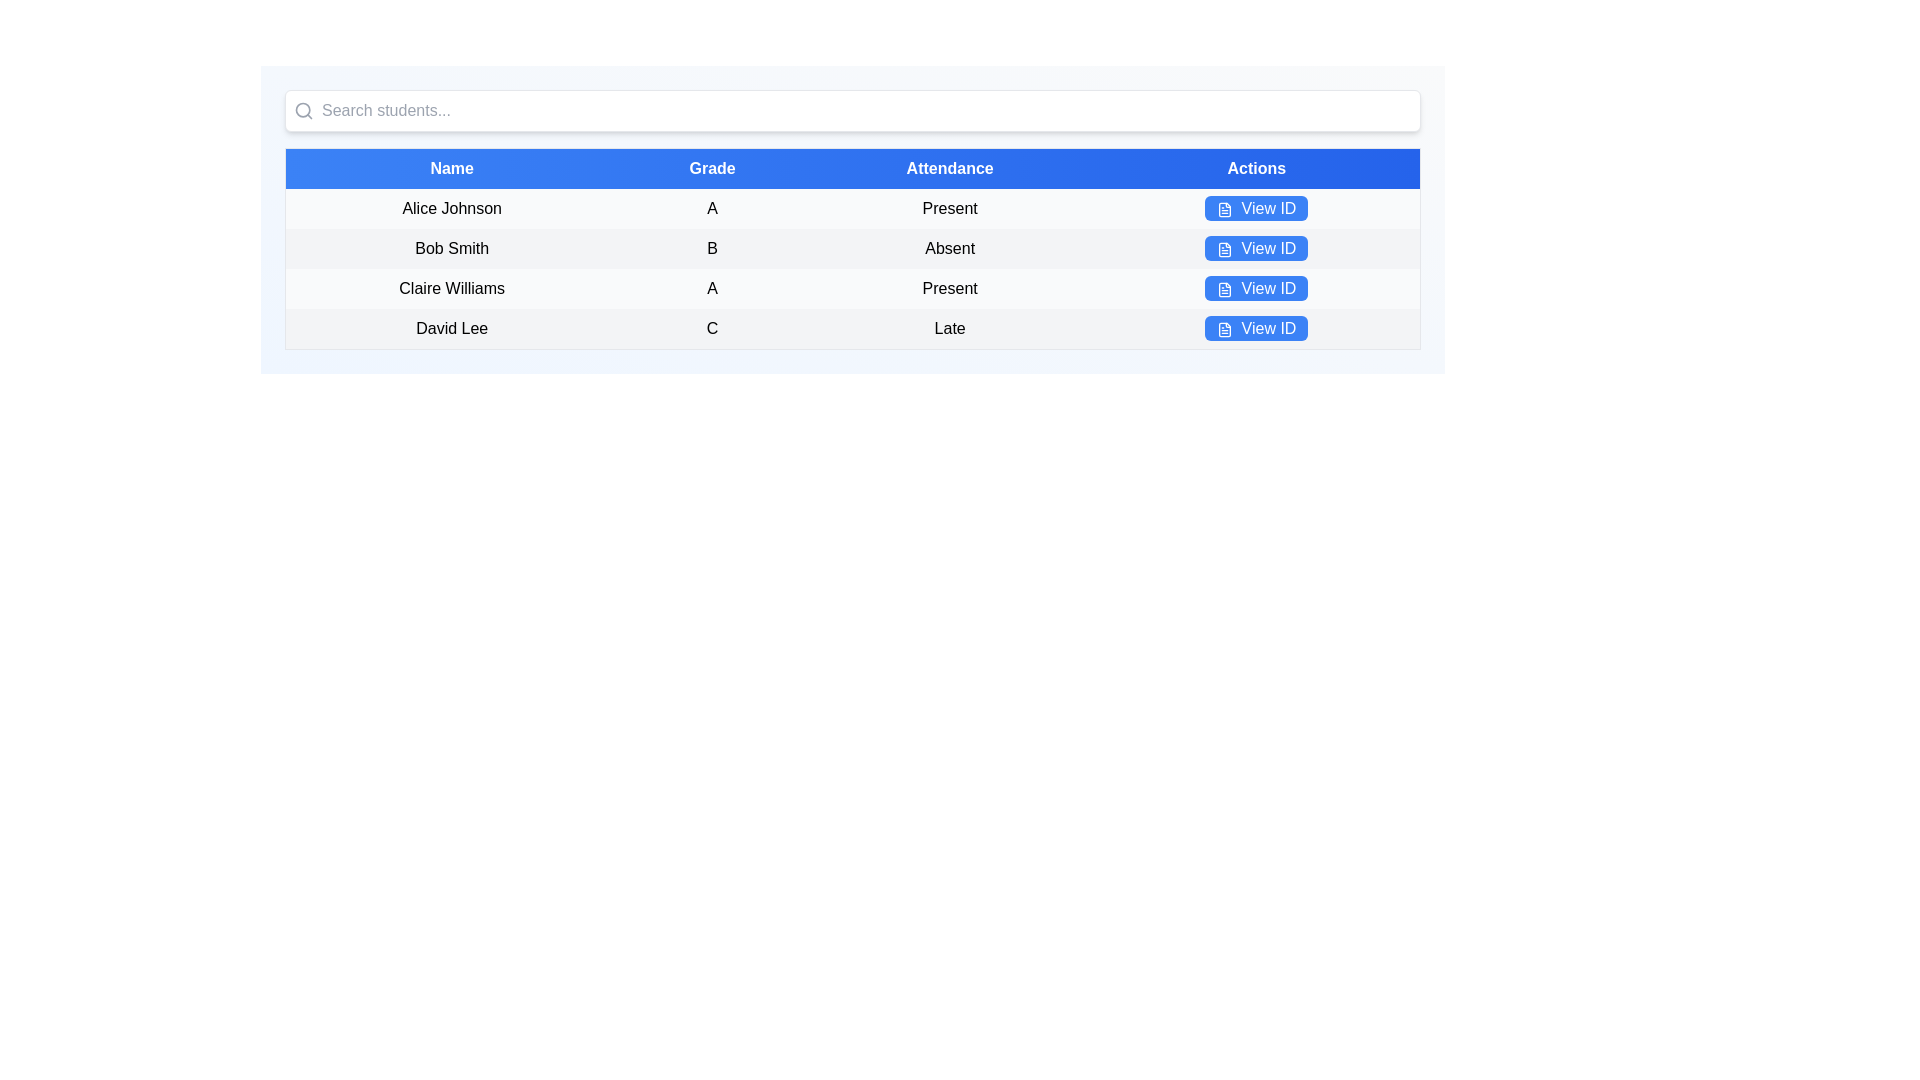 The height and width of the screenshot is (1080, 1920). What do you see at coordinates (450, 289) in the screenshot?
I see `the text label representing the name of an individual in the third row of the data table under the 'Name' column` at bounding box center [450, 289].